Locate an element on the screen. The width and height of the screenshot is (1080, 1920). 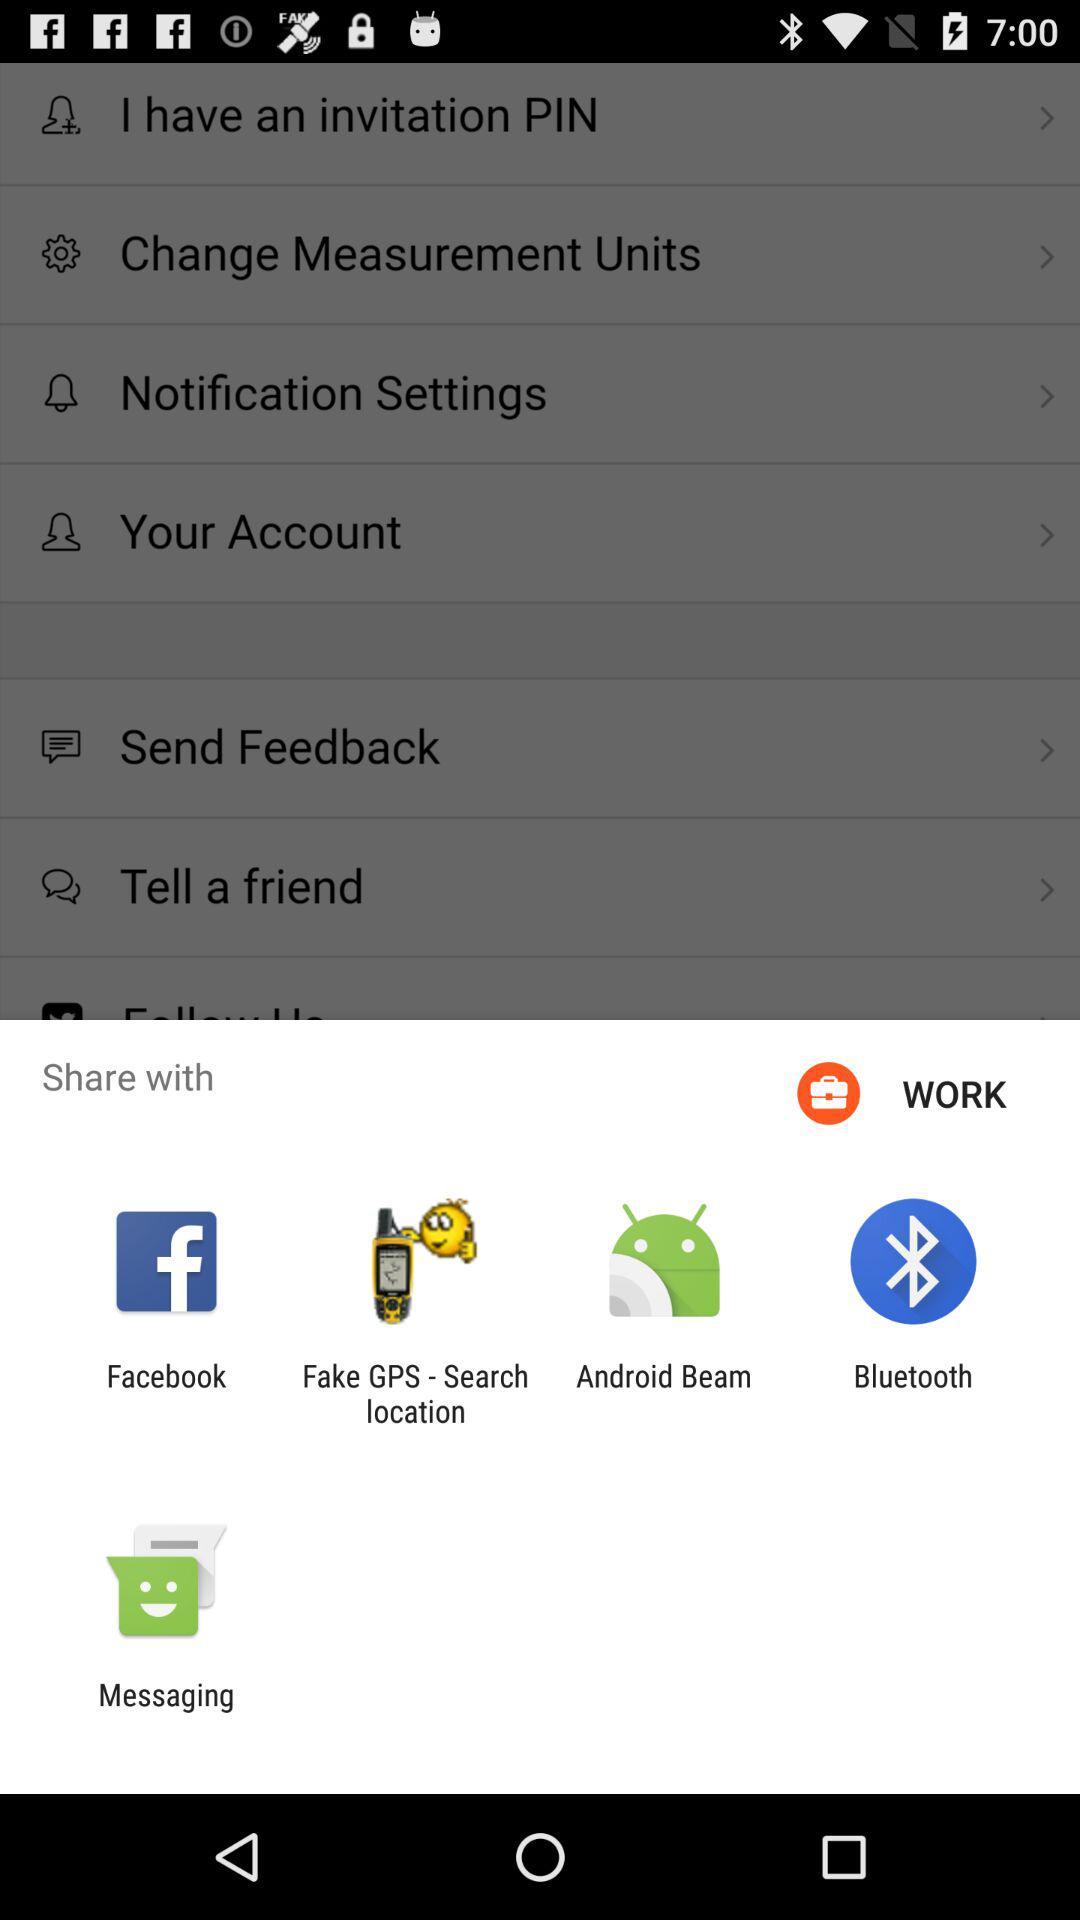
the bluetooth icon is located at coordinates (913, 1392).